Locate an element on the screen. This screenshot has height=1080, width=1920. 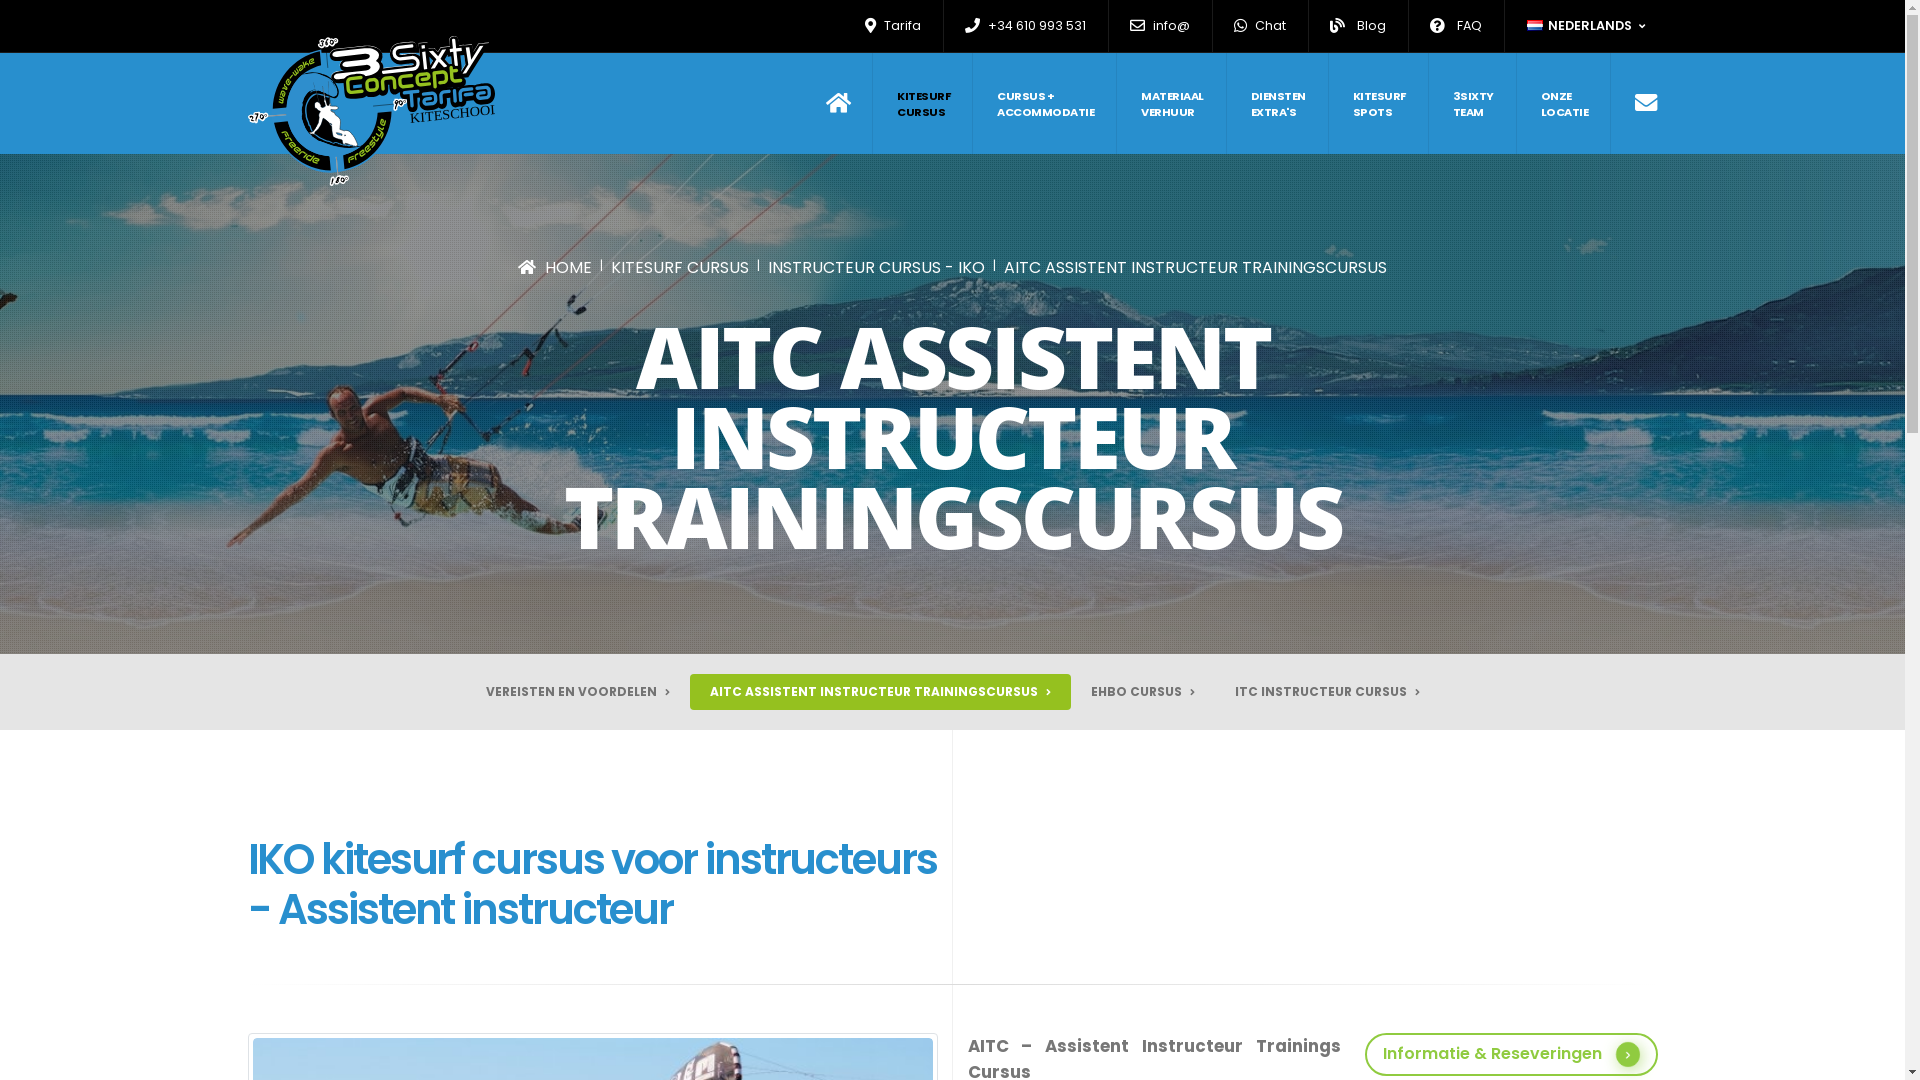
'+34 610 993 531' is located at coordinates (954, 26).